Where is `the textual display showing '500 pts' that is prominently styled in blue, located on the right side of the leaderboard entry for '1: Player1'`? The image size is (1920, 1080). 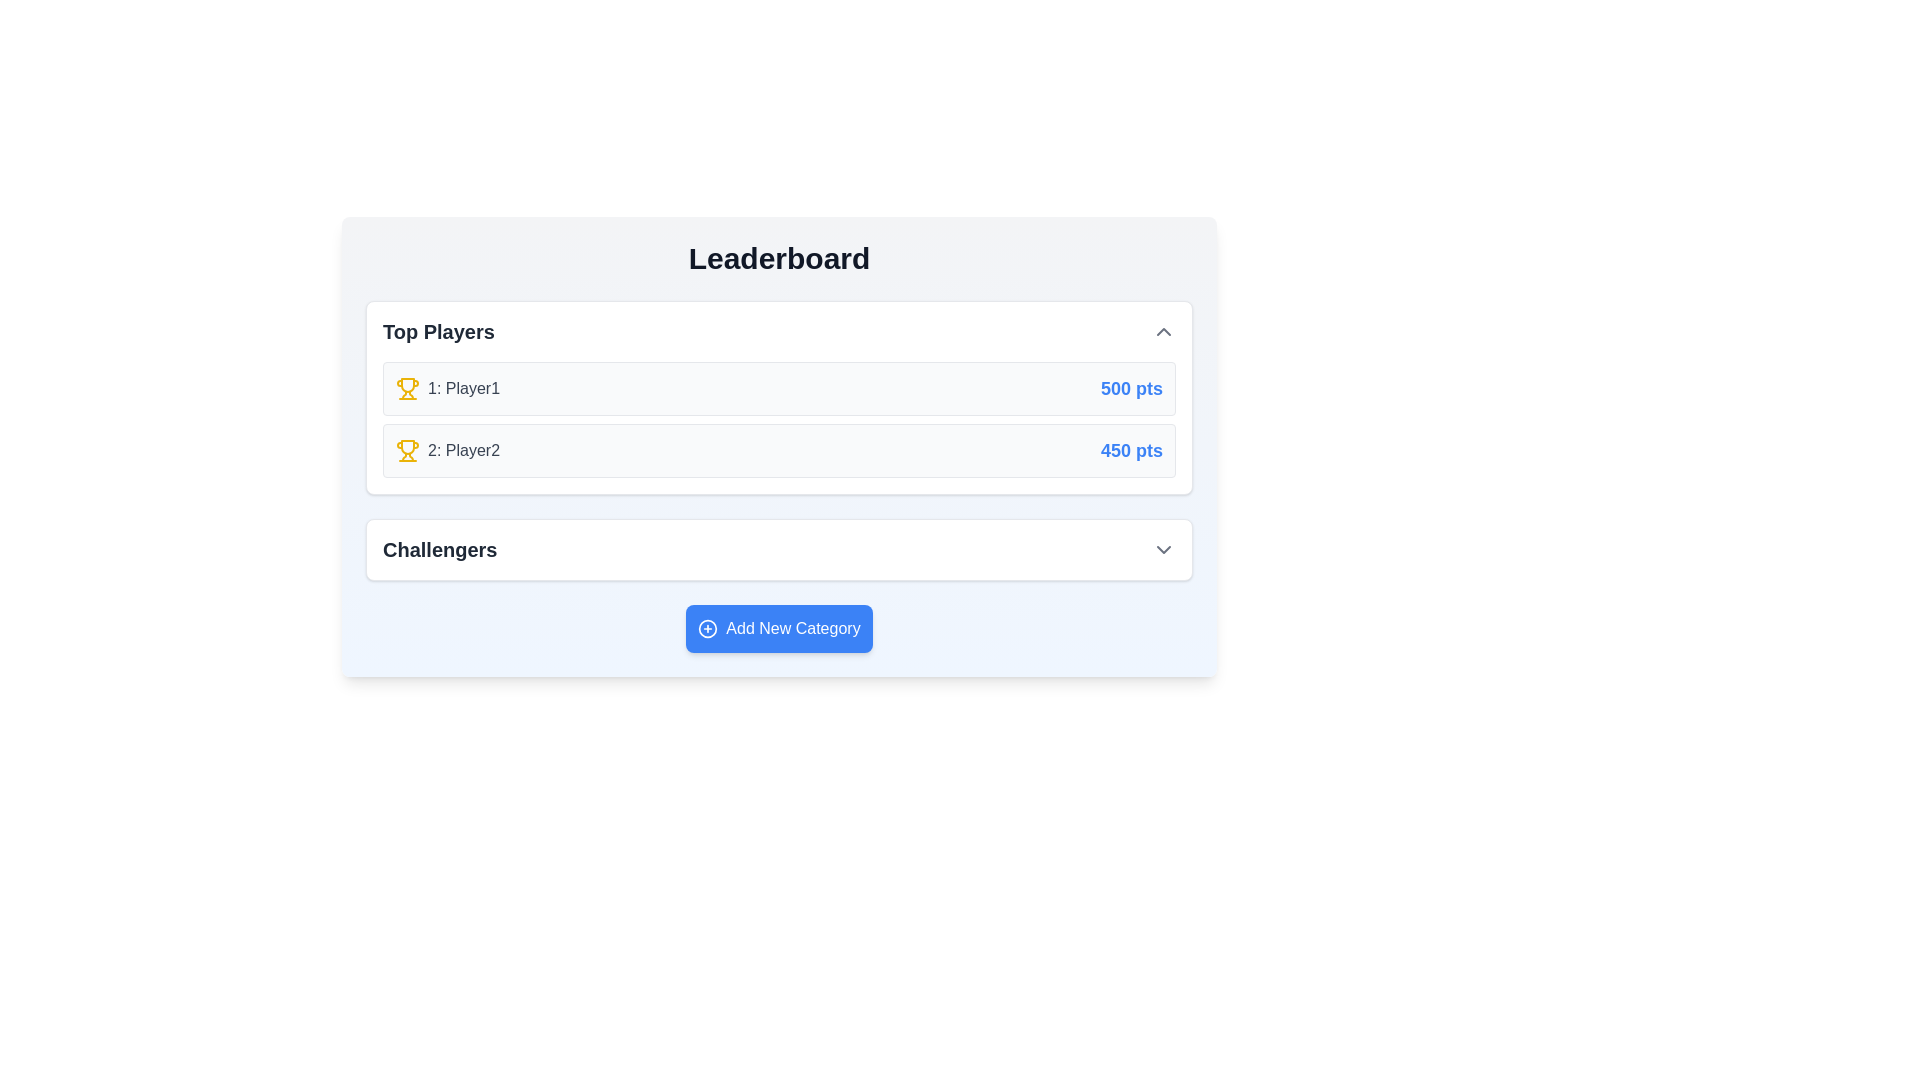
the textual display showing '500 pts' that is prominently styled in blue, located on the right side of the leaderboard entry for '1: Player1' is located at coordinates (1132, 389).